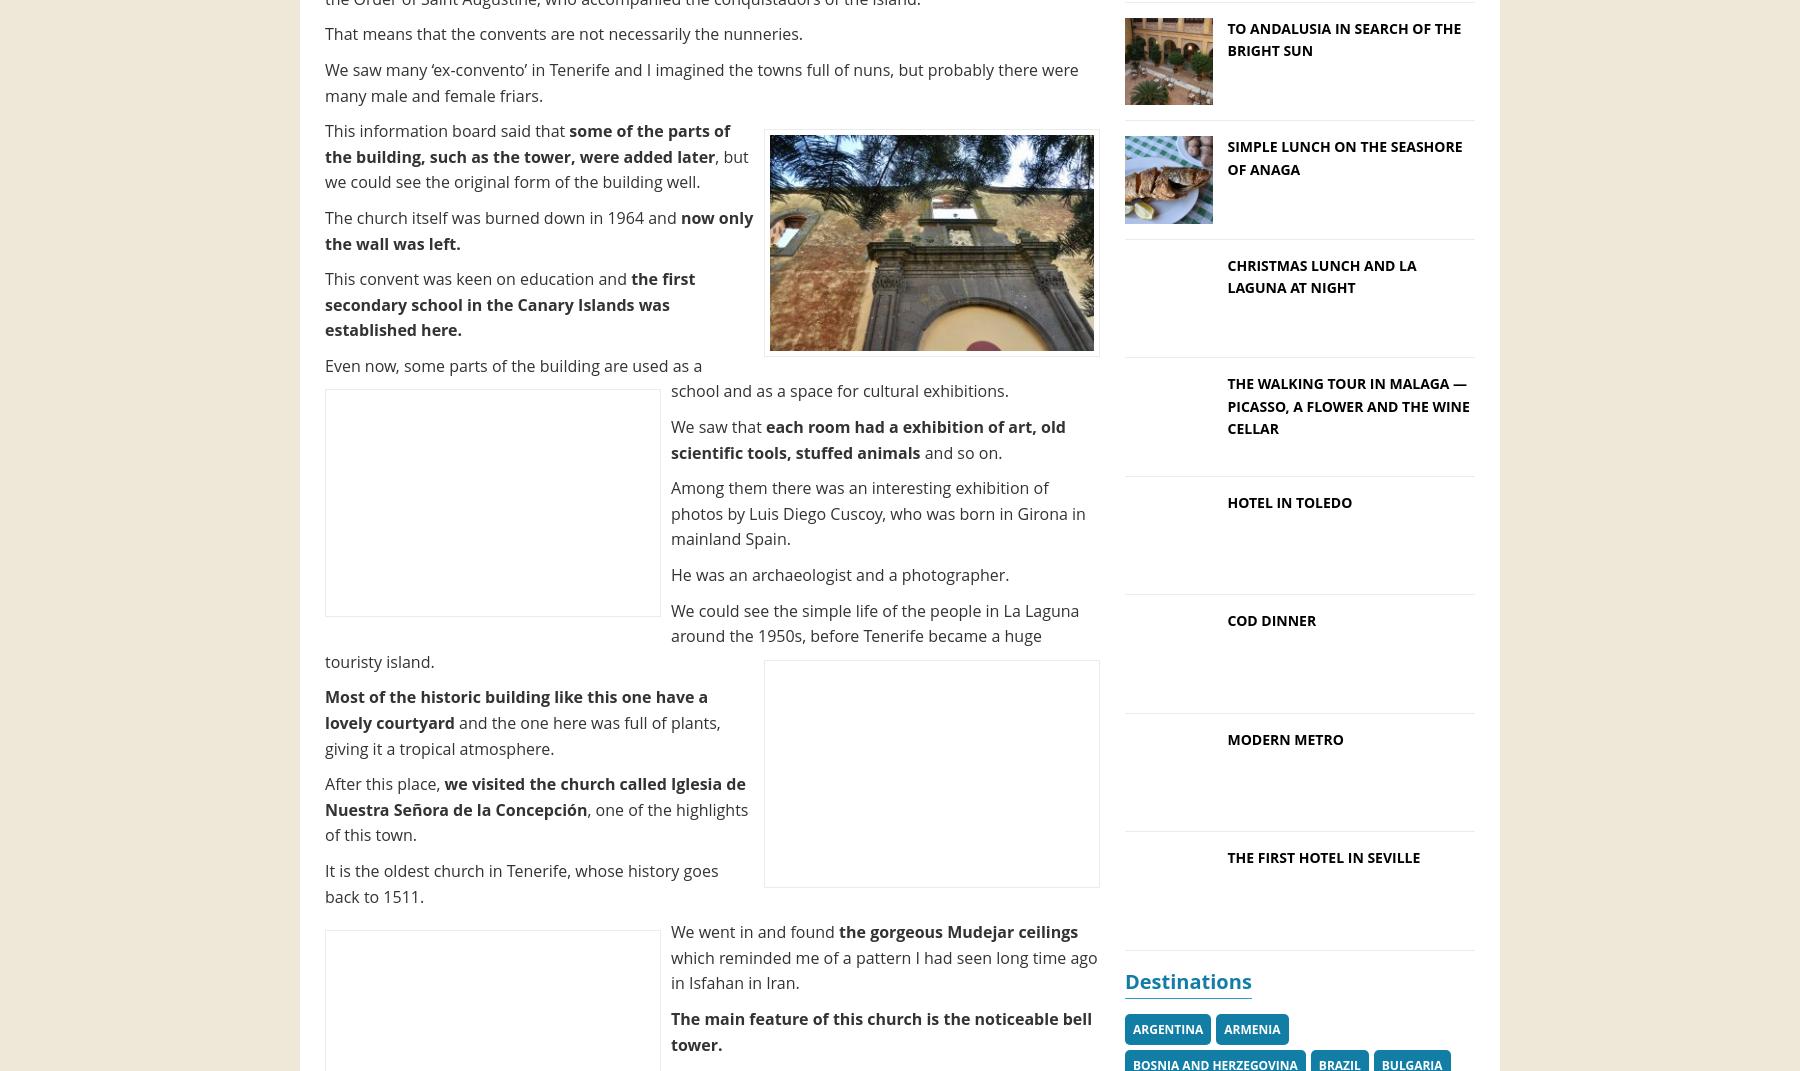 The image size is (1800, 1071). Describe the element at coordinates (521, 735) in the screenshot. I see `'and the one here was full of plants, giving it a tropical atmosphere.'` at that location.